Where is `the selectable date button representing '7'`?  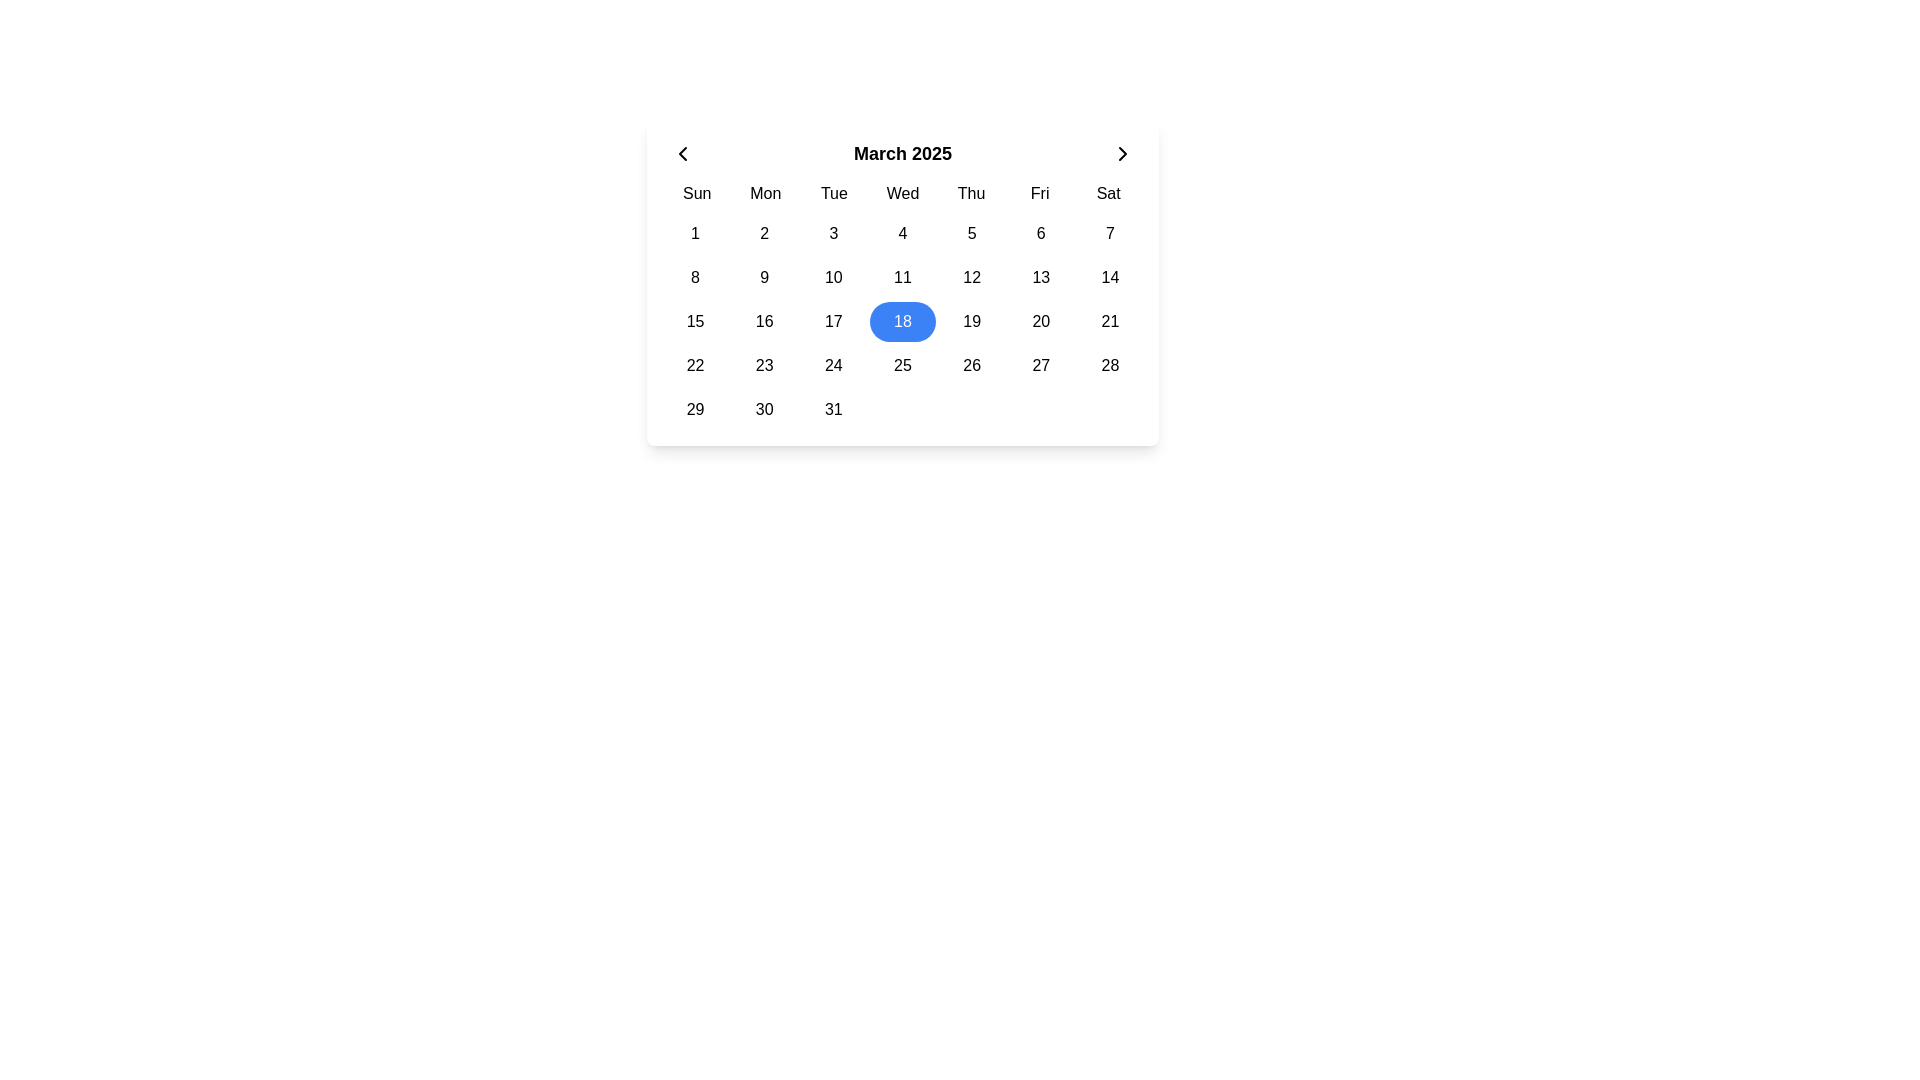
the selectable date button representing '7' is located at coordinates (1109, 233).